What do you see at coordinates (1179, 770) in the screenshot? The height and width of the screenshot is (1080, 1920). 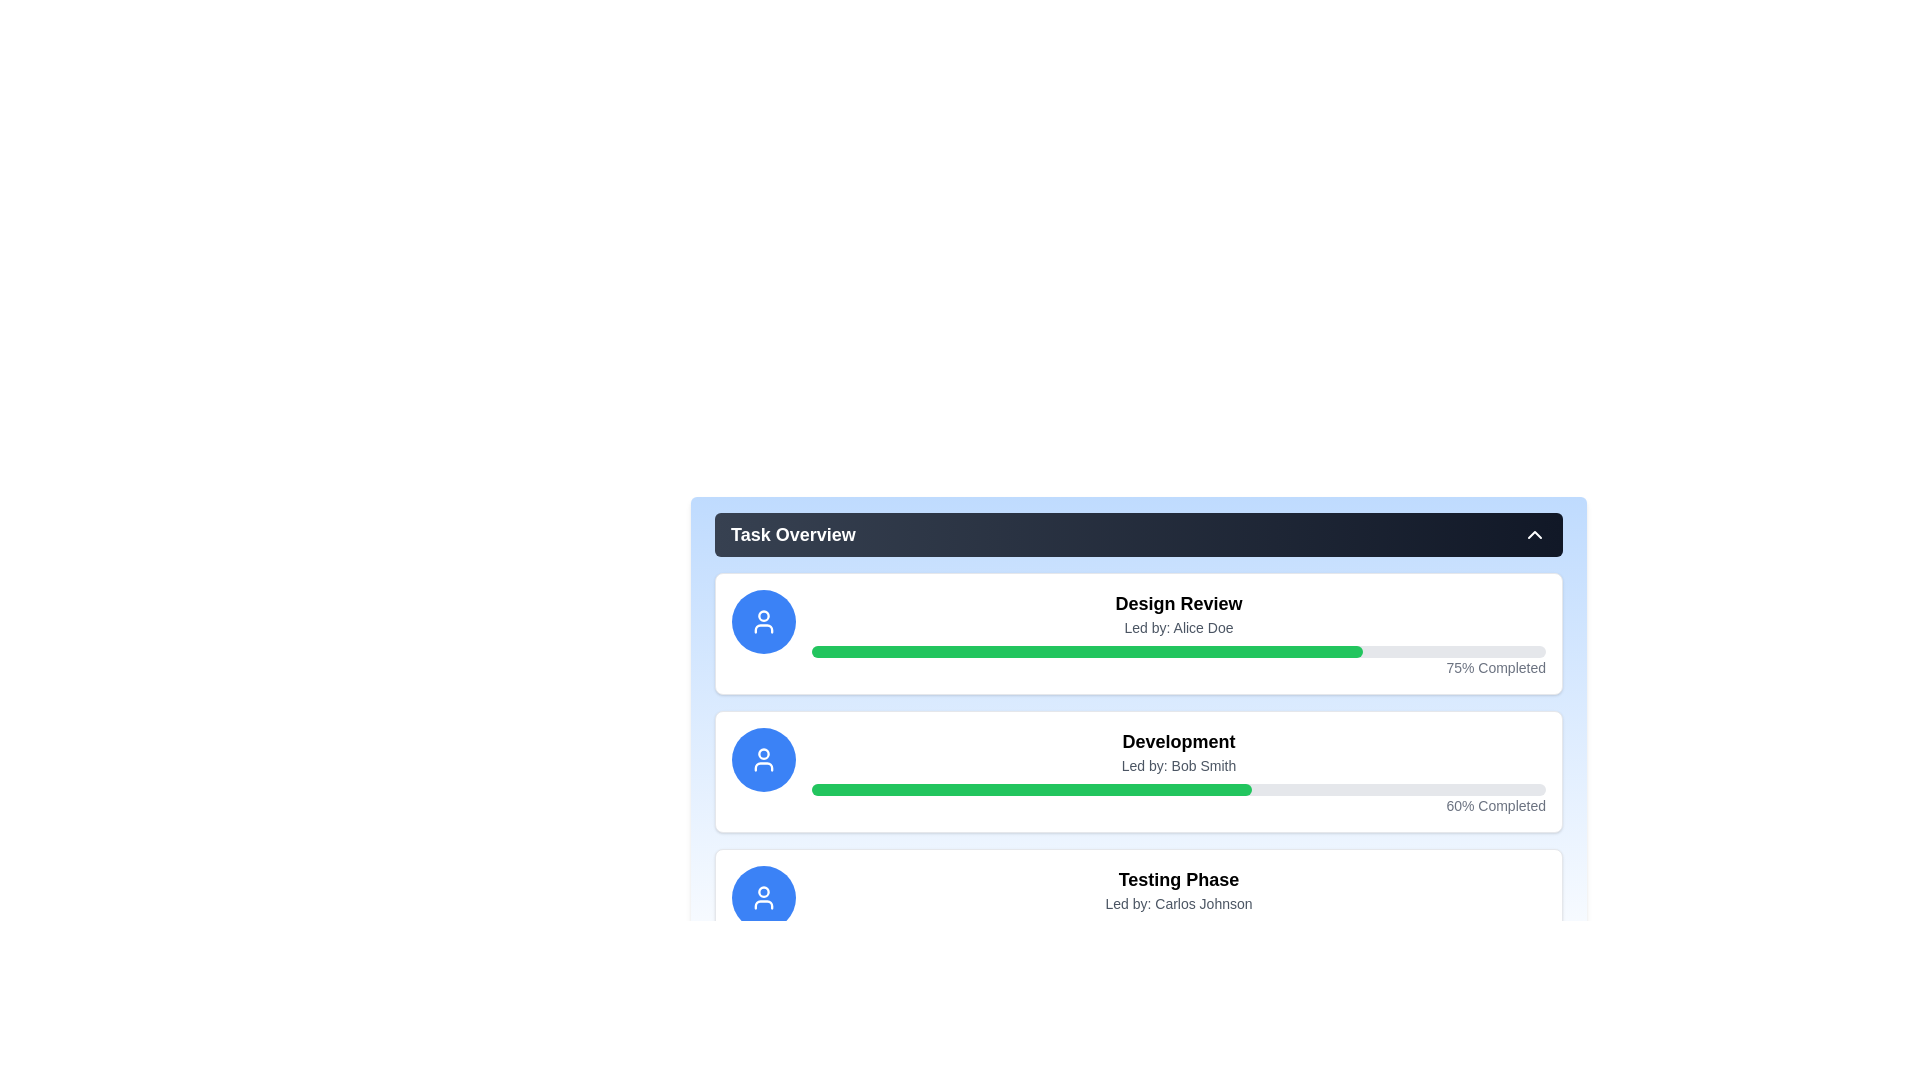 I see `task information from the Task progress indicator card for 'Development', which is centrally positioned in the task card list and provides progress metrics` at bounding box center [1179, 770].